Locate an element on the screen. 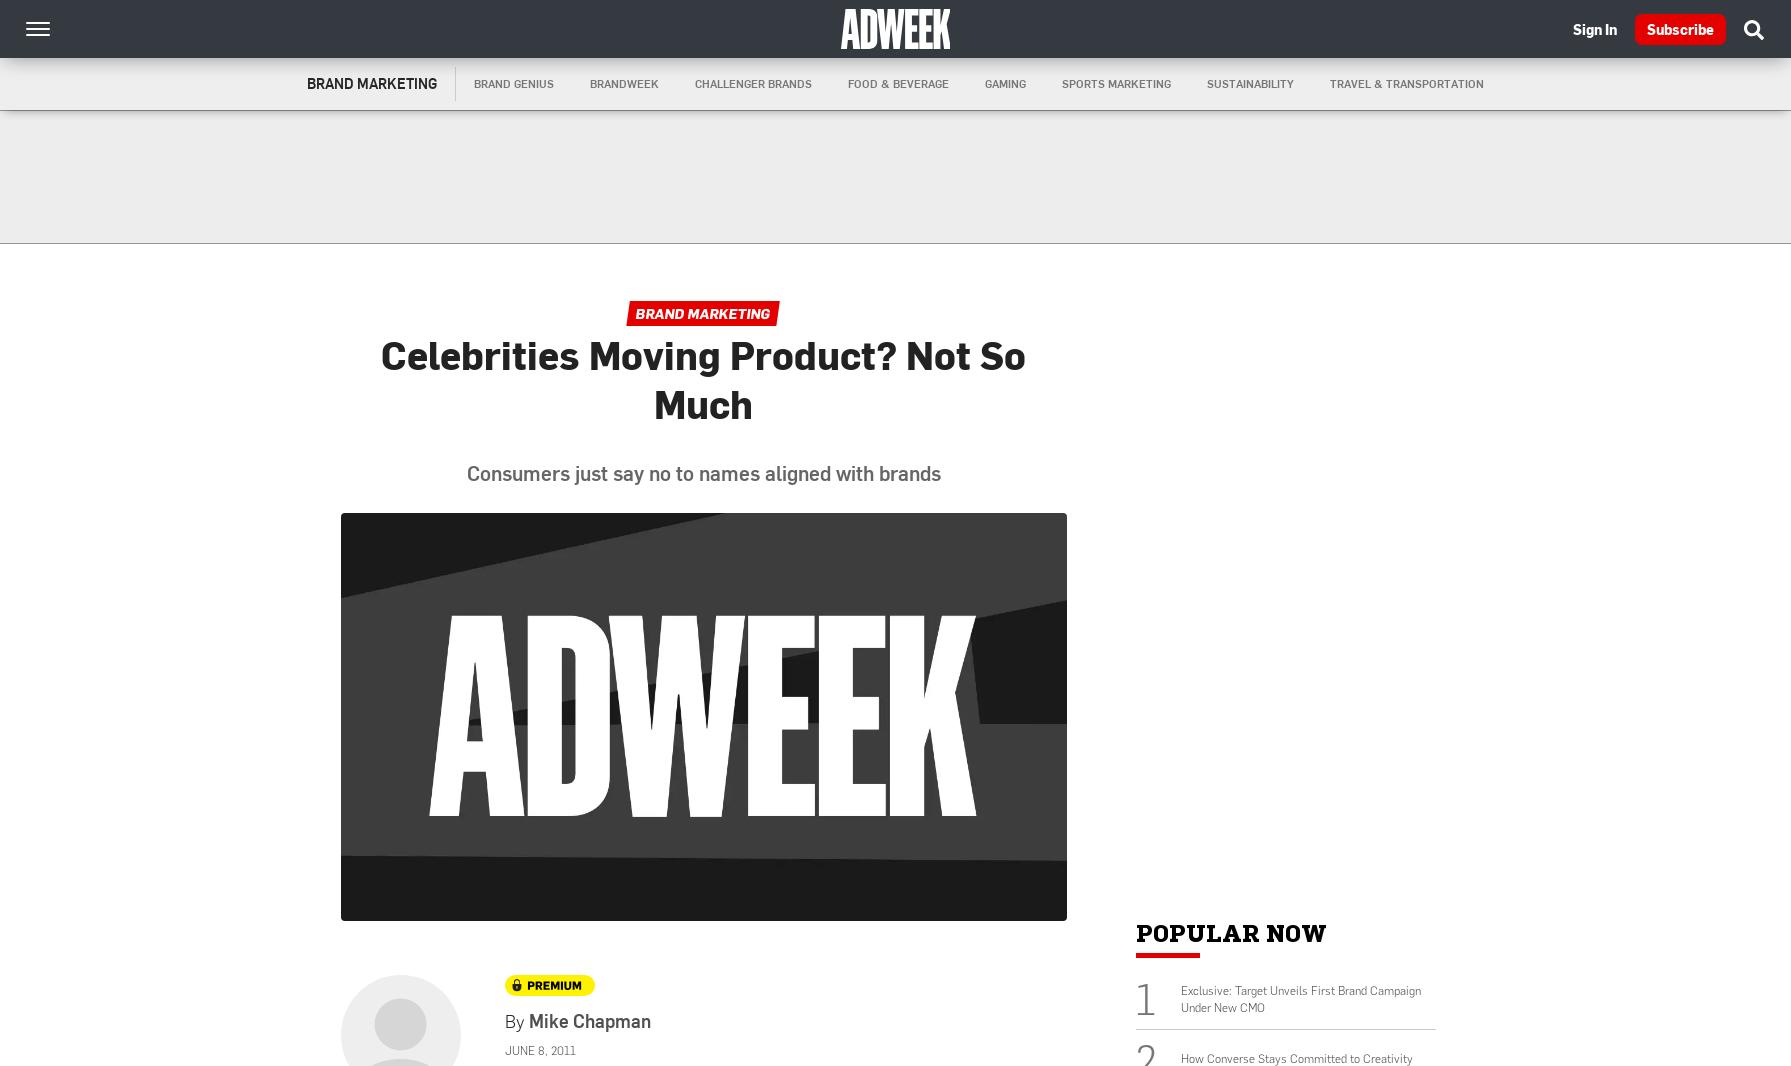  'Brand Genius' is located at coordinates (514, 82).